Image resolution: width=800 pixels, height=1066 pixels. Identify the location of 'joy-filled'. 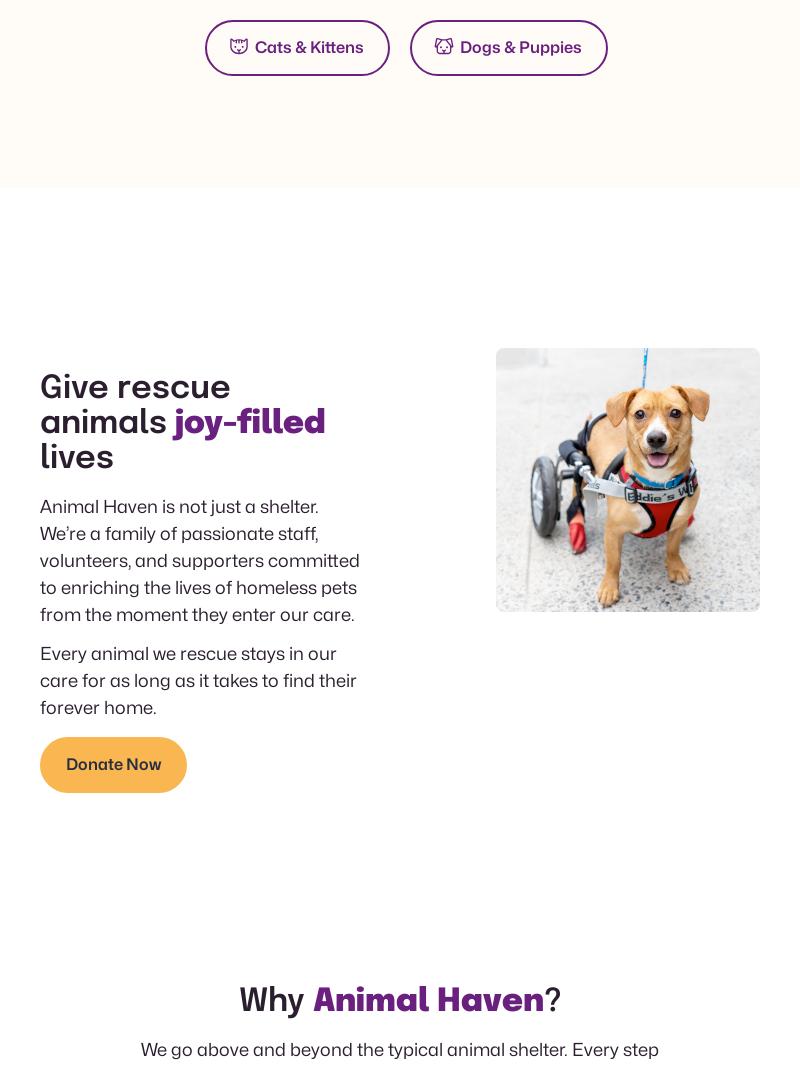
(174, 423).